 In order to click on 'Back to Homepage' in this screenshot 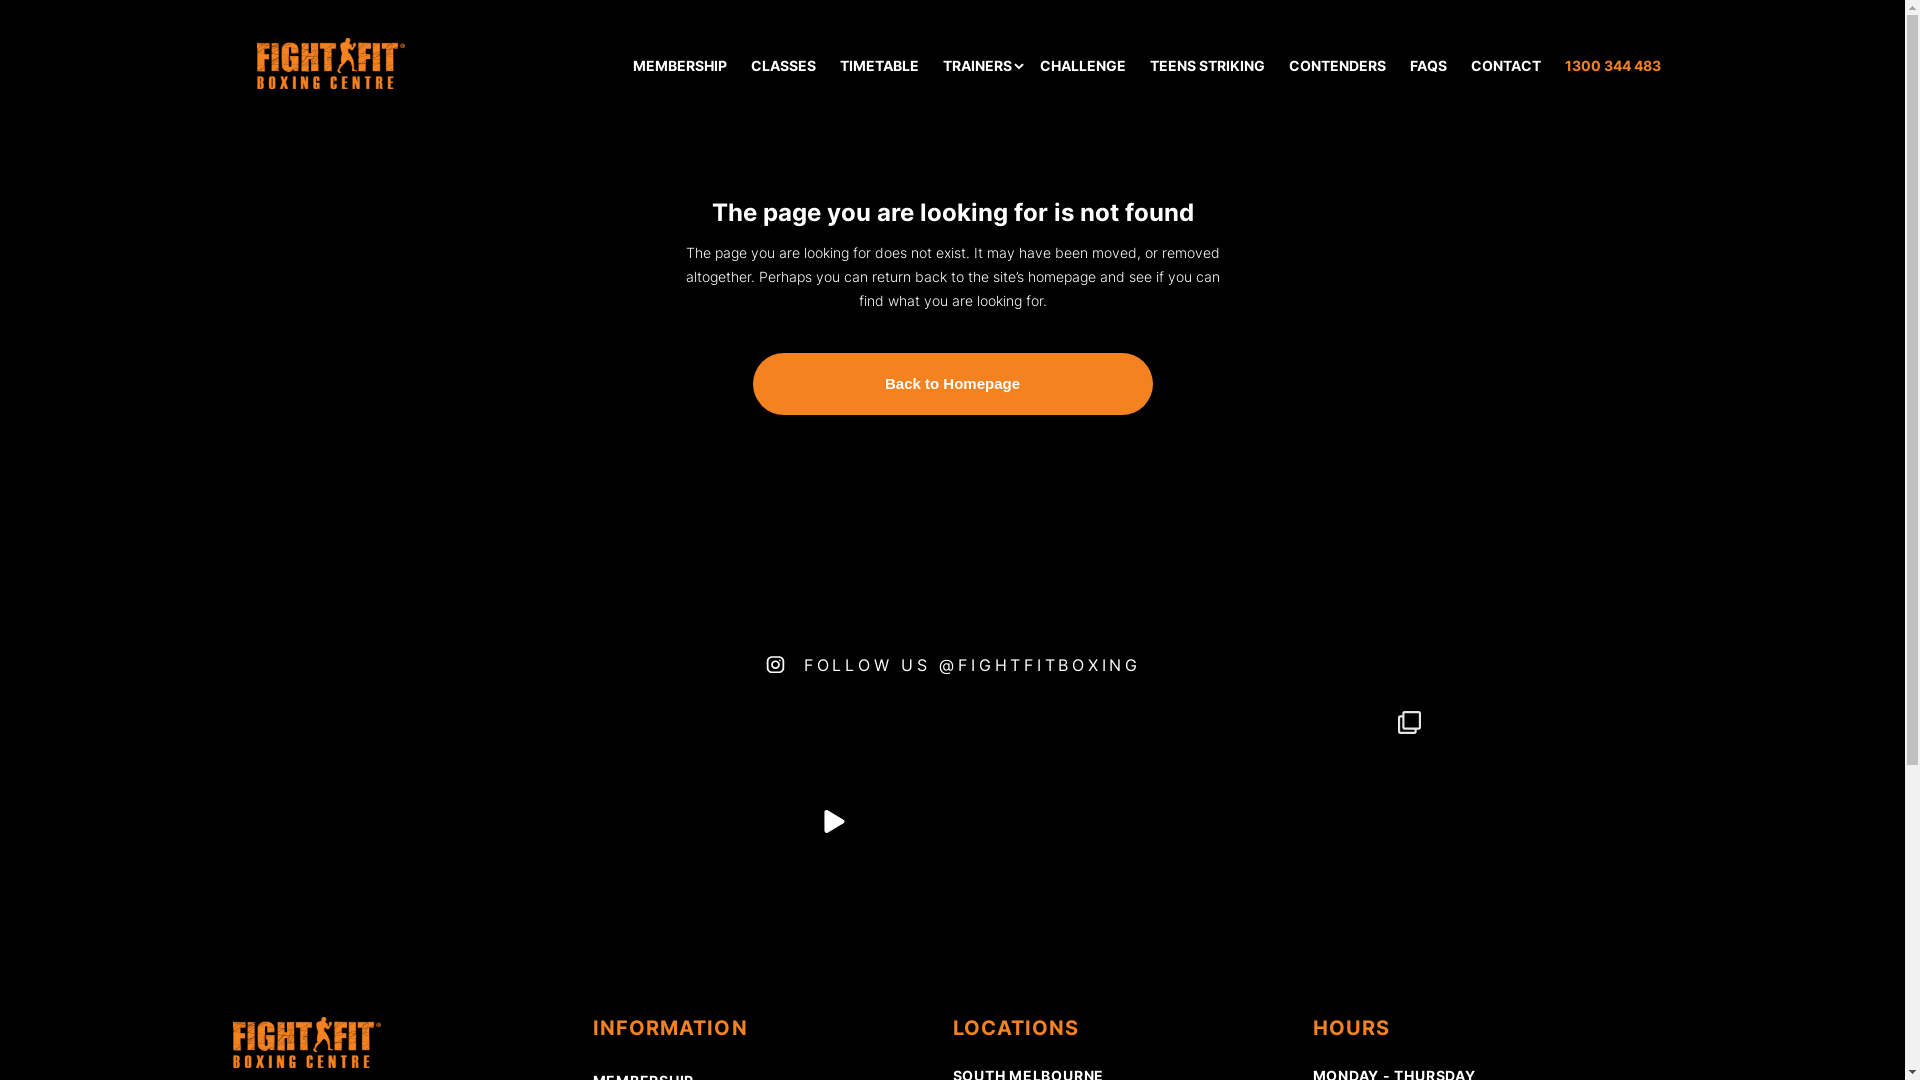, I will do `click(950, 384)`.